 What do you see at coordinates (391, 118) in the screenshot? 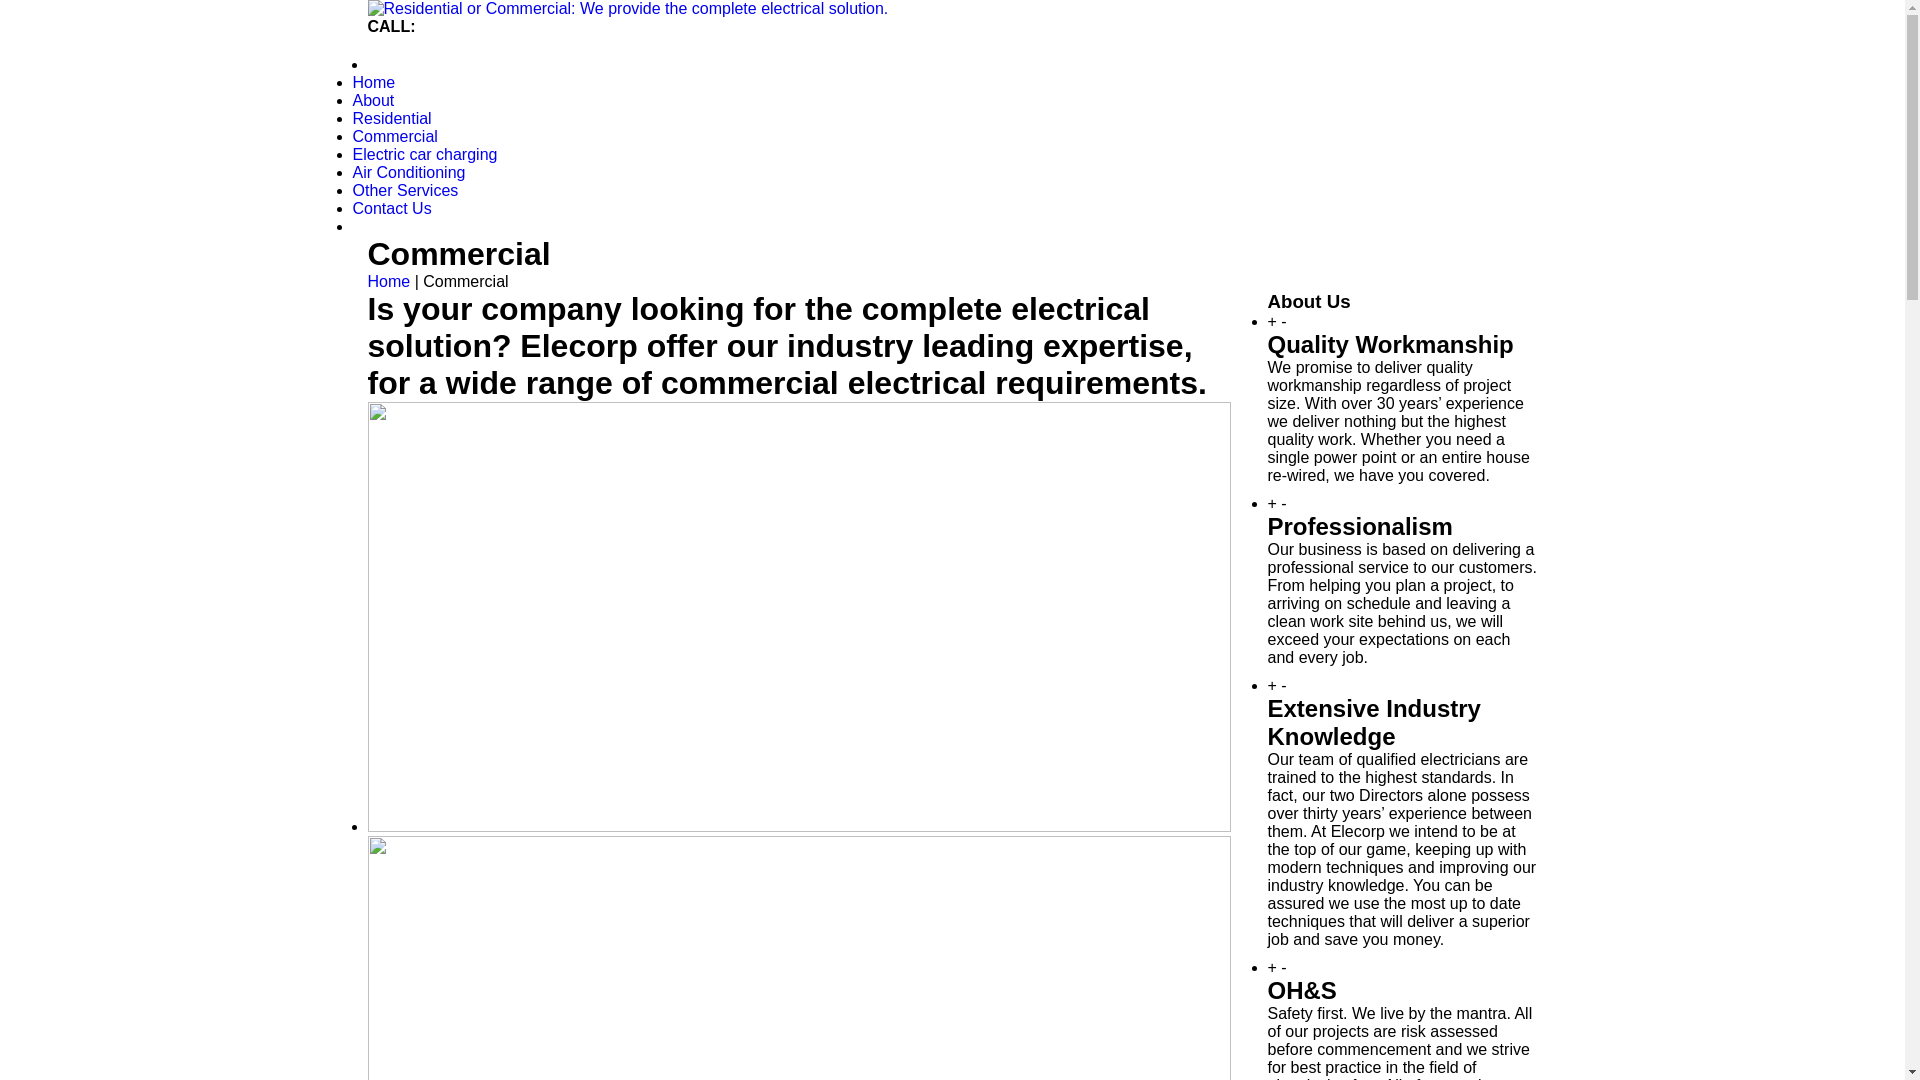
I see `'Residential'` at bounding box center [391, 118].